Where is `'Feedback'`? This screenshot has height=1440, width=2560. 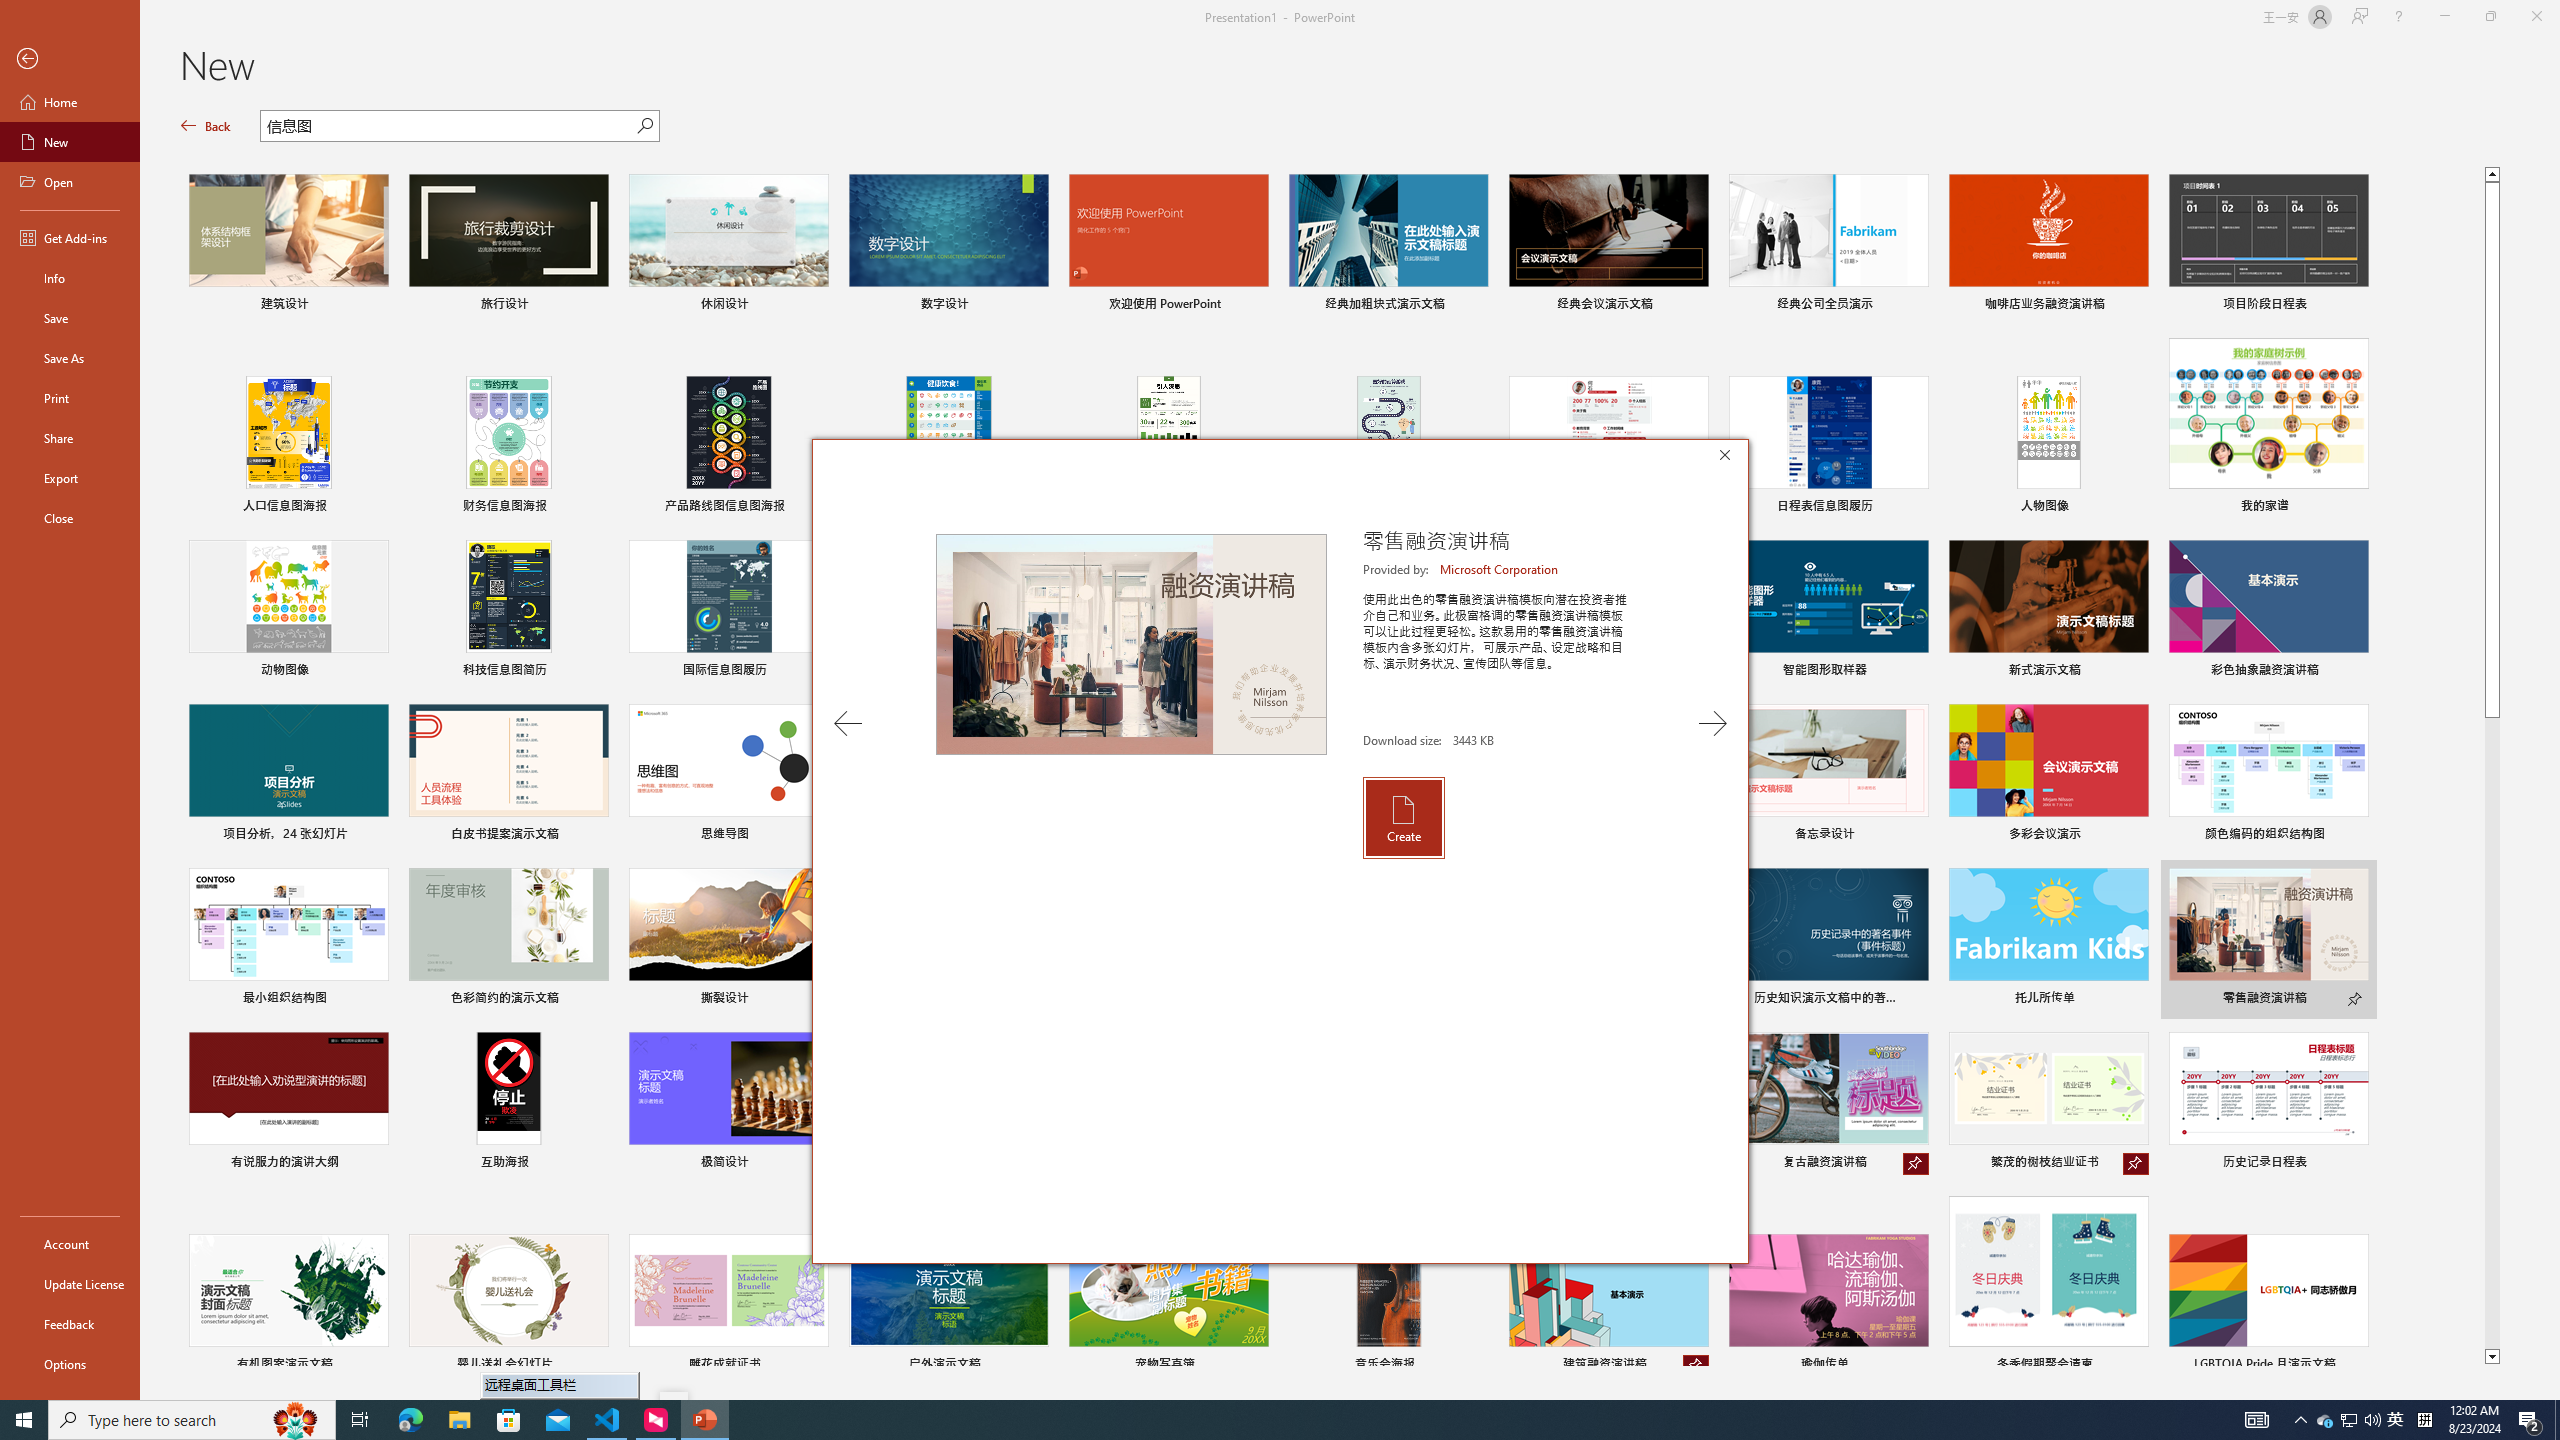
'Feedback' is located at coordinates (69, 1324).